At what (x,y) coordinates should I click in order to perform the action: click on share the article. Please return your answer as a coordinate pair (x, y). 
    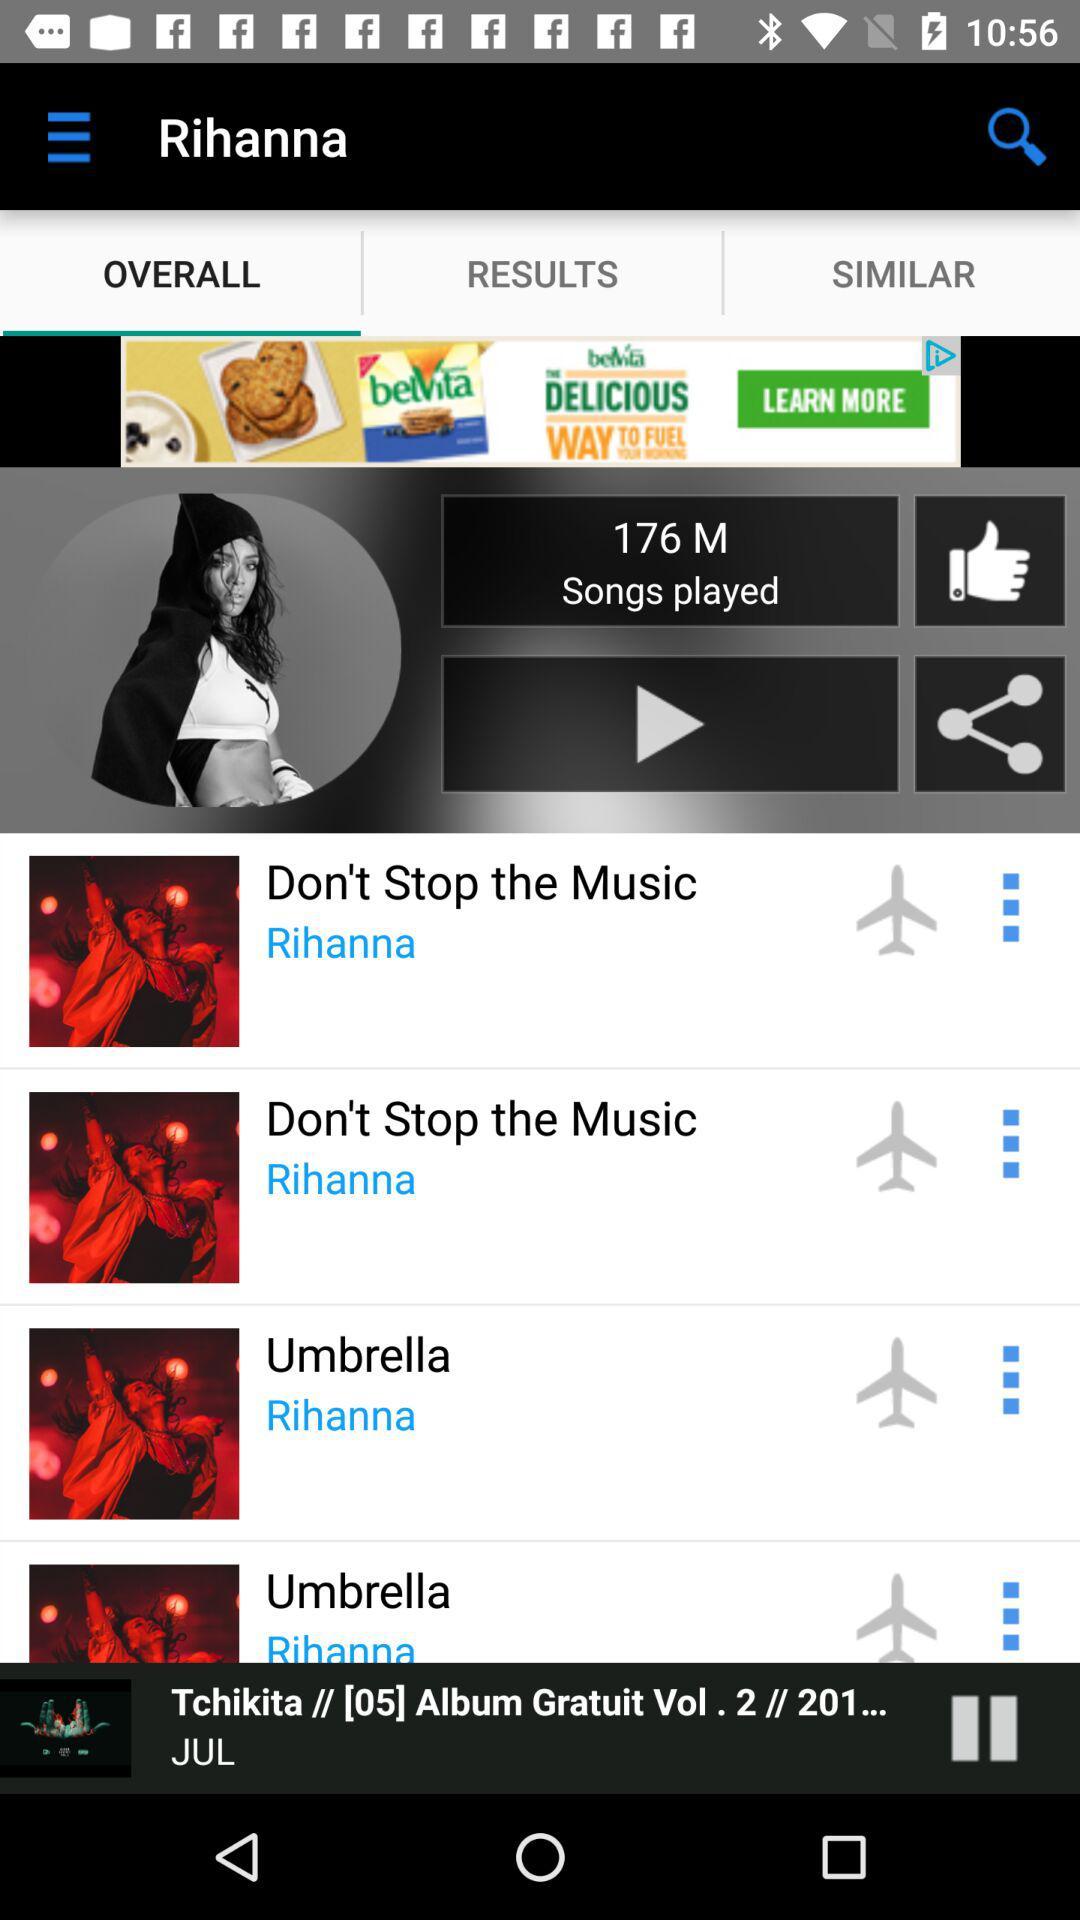
    Looking at the image, I should click on (990, 723).